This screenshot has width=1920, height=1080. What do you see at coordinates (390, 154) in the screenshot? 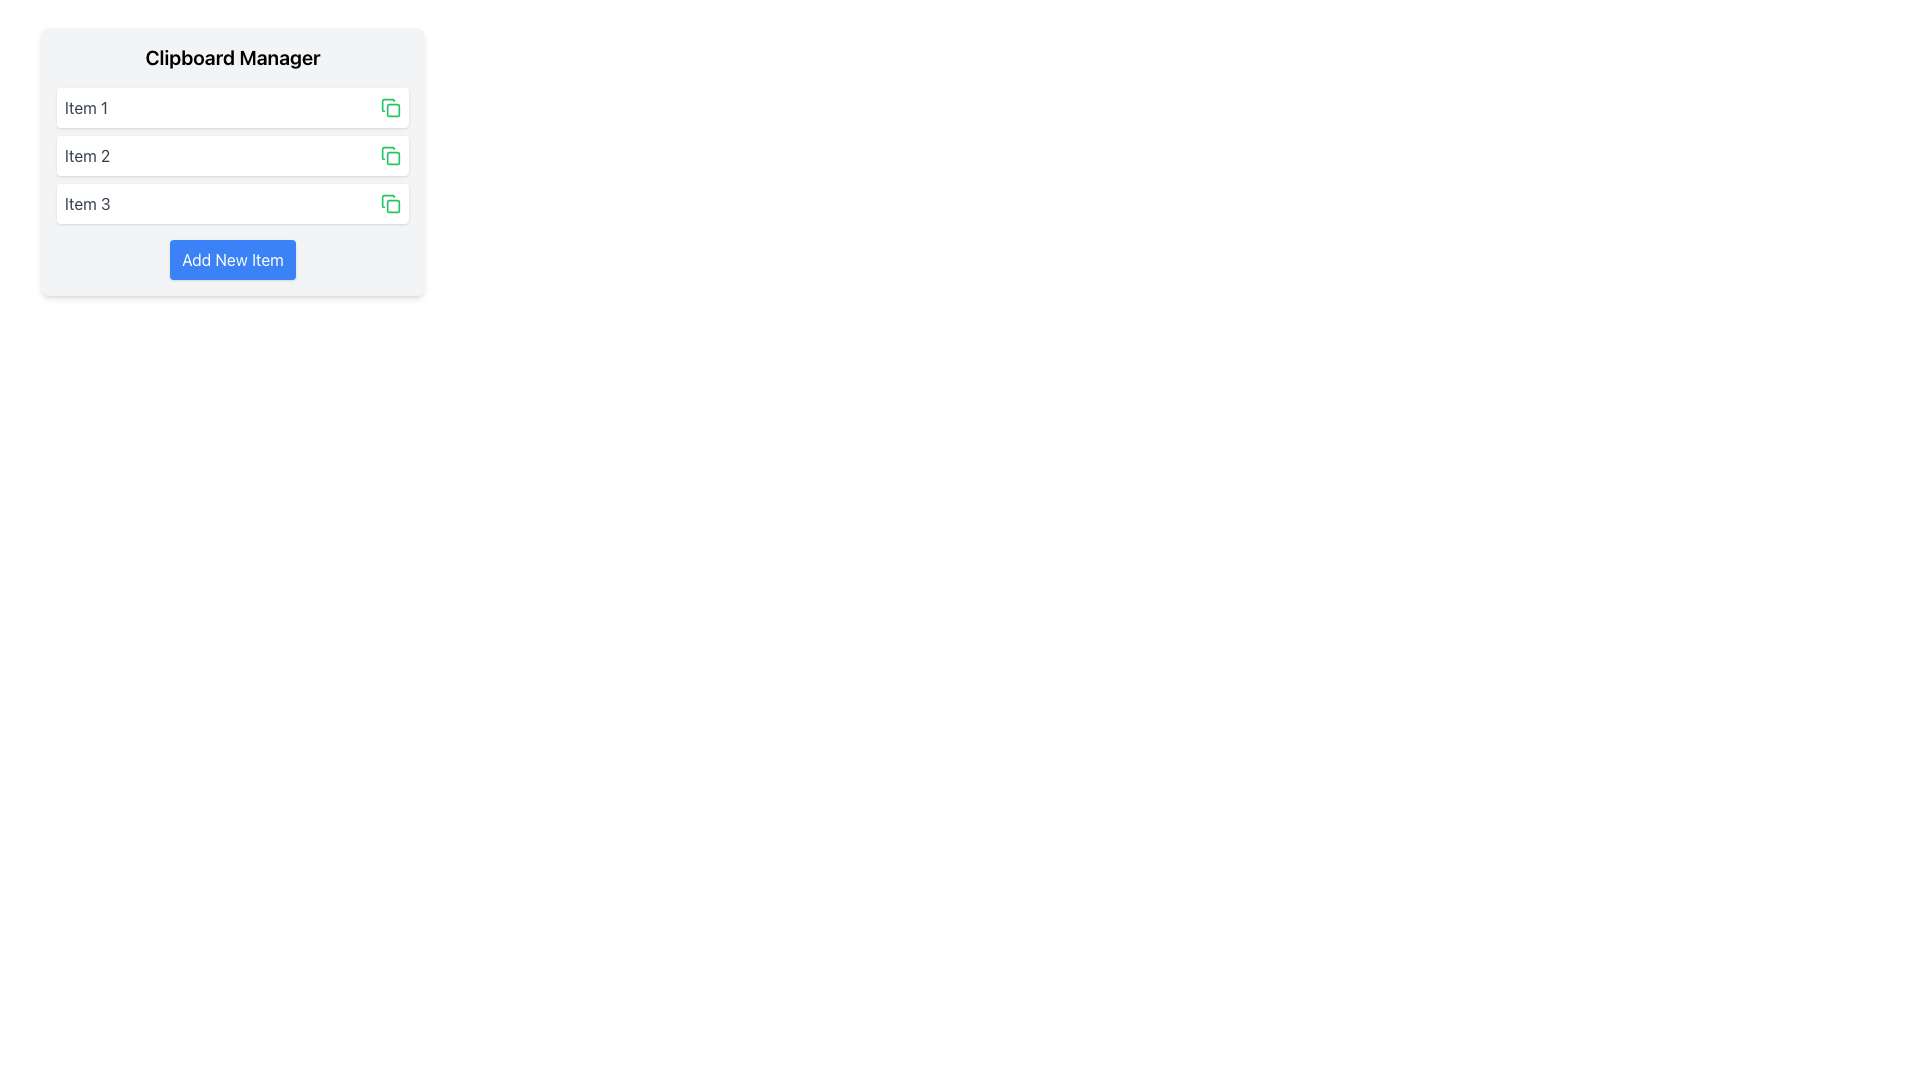
I see `the green button shaped like two overlapping squares, which is located to the right of the text 'Item 2'` at bounding box center [390, 154].